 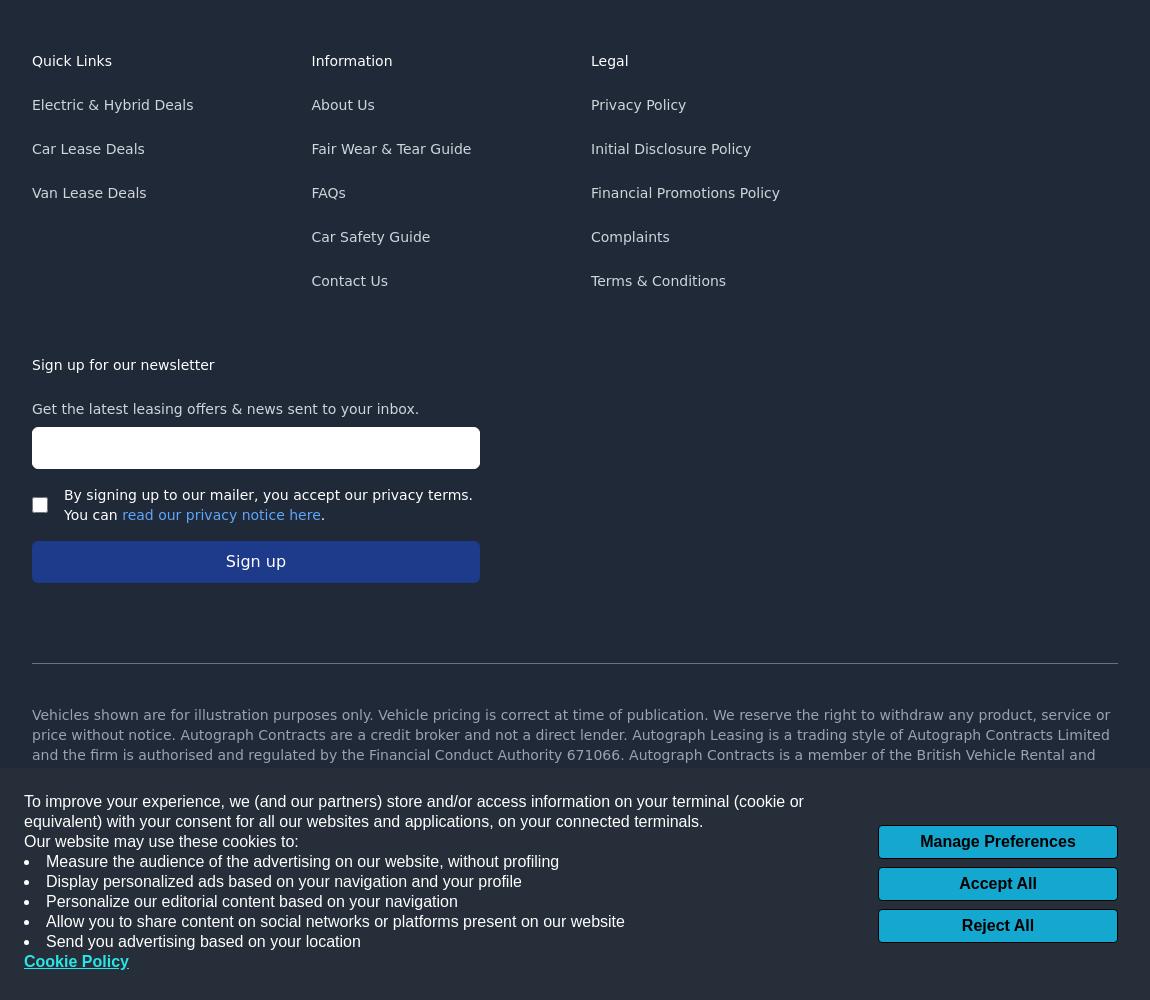 What do you see at coordinates (628, 236) in the screenshot?
I see `'Complaints'` at bounding box center [628, 236].